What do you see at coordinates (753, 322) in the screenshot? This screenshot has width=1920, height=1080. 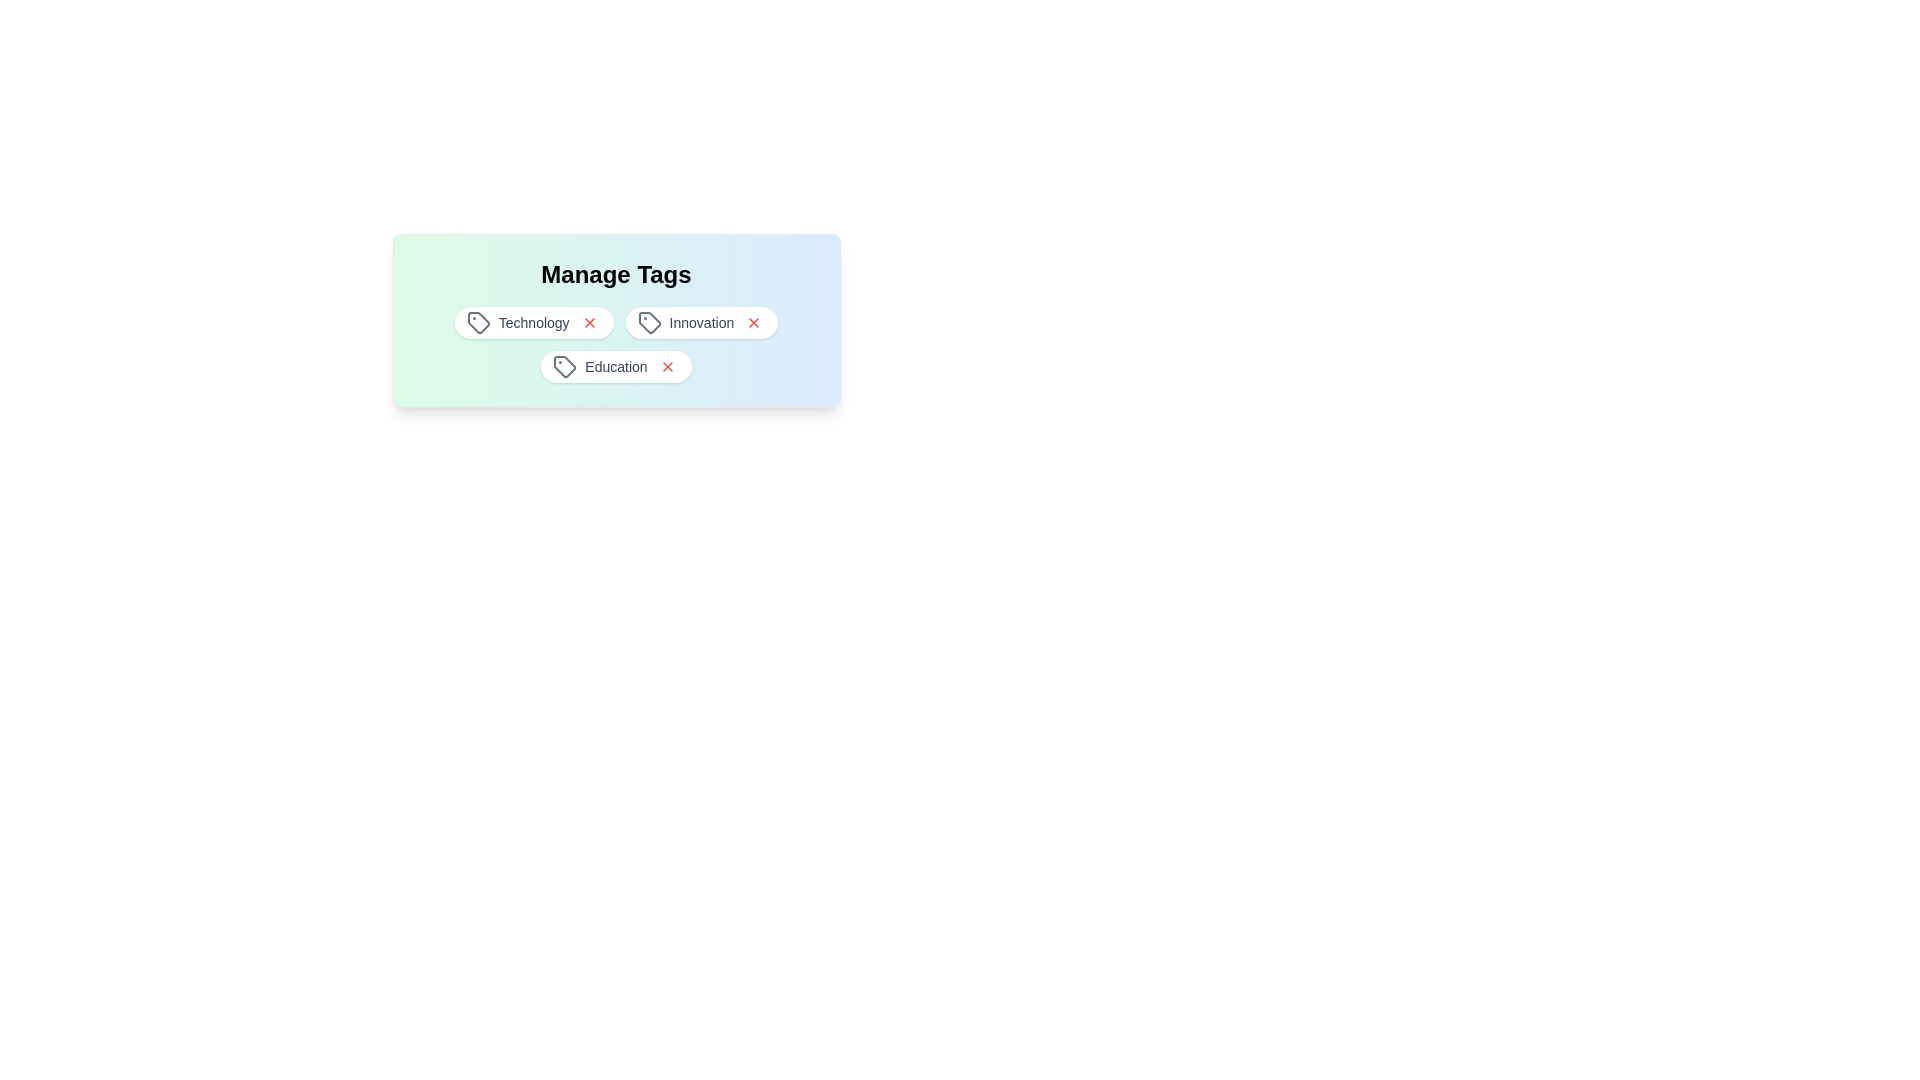 I see `the close button of the tag labeled Innovation to remove it` at bounding box center [753, 322].